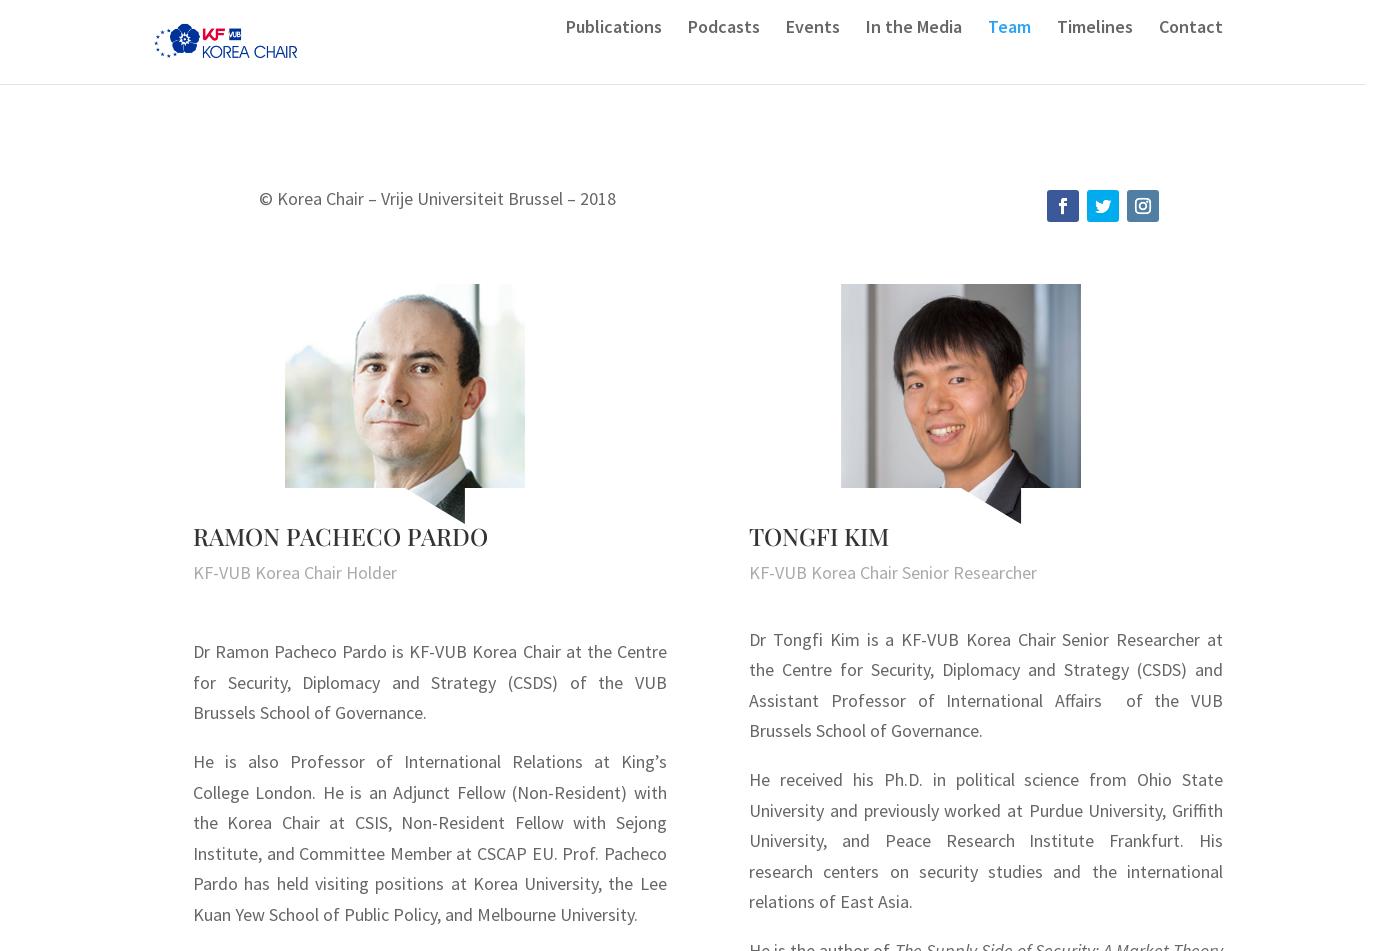  What do you see at coordinates (892, 571) in the screenshot?
I see `'KF-VUB Korea Chair Senior Researcher'` at bounding box center [892, 571].